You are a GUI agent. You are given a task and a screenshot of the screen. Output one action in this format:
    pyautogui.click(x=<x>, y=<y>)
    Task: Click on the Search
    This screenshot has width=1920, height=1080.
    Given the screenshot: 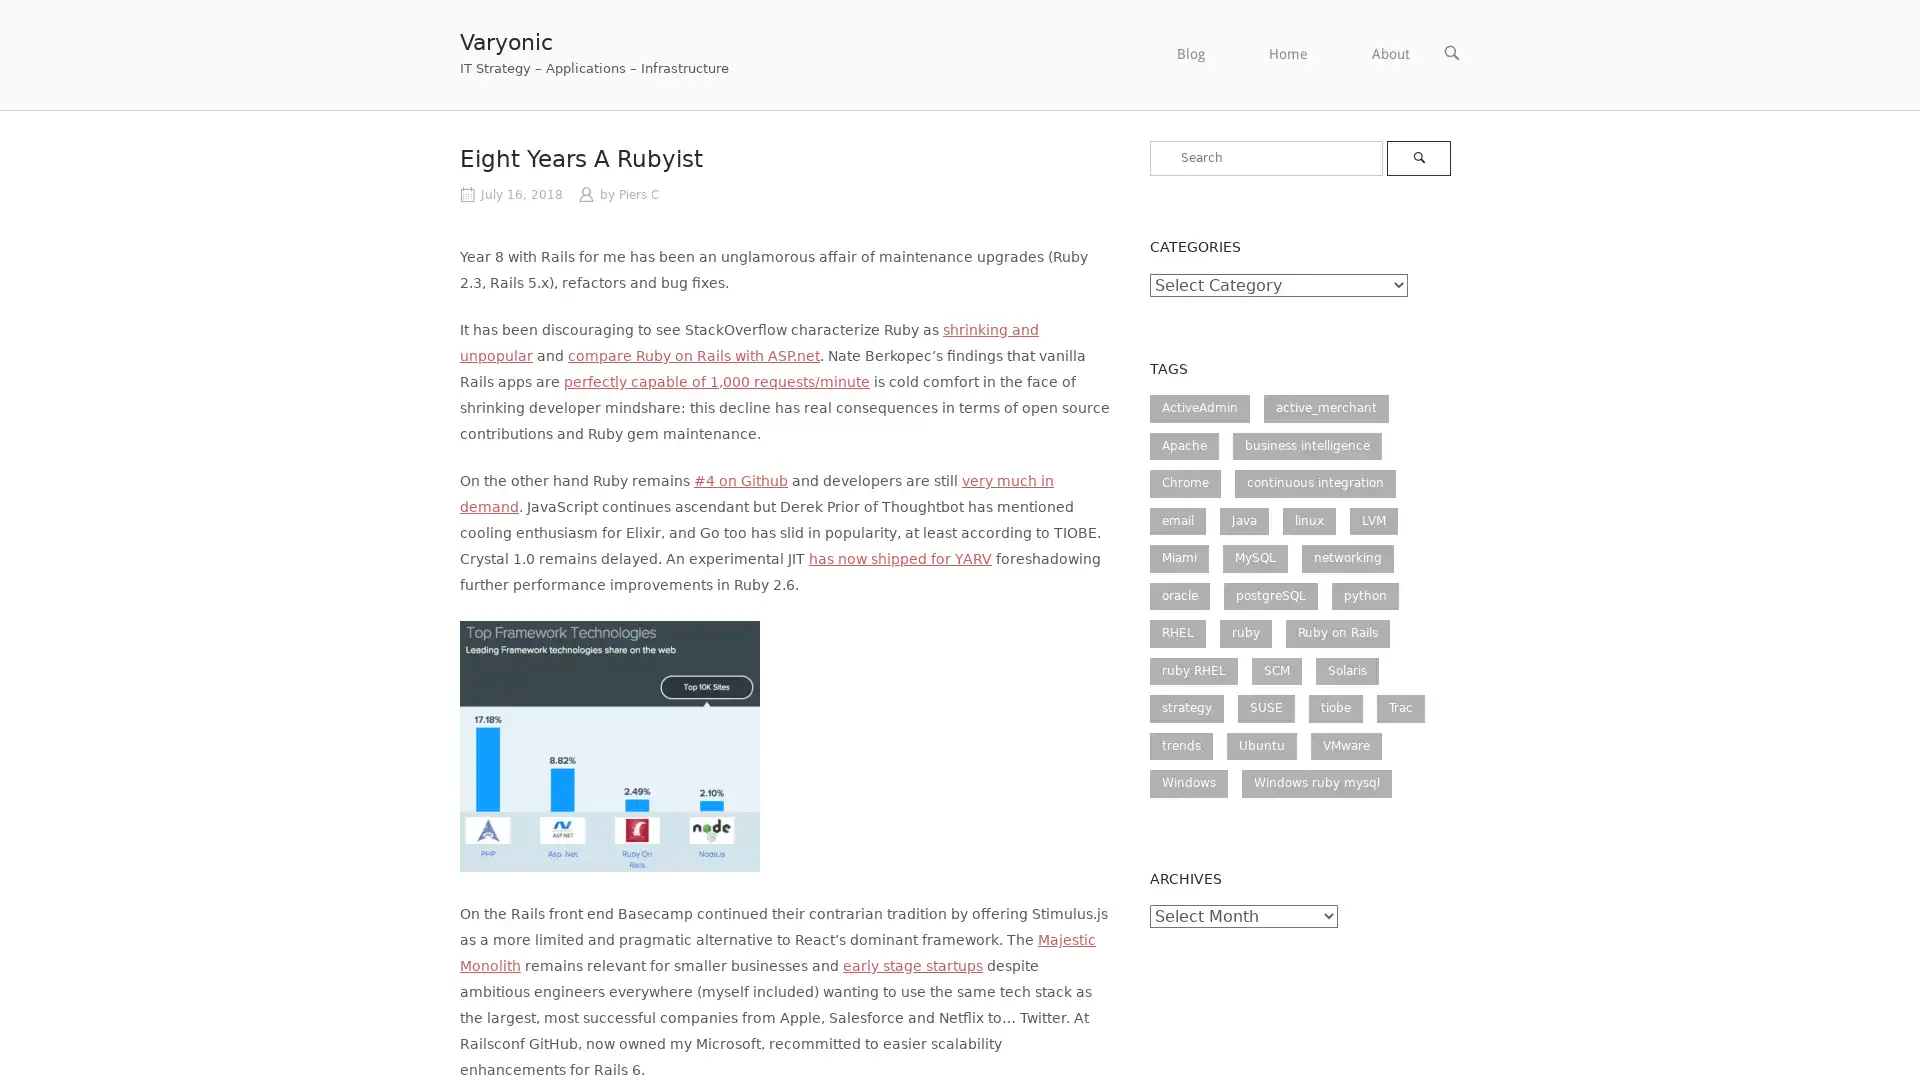 What is the action you would take?
    pyautogui.click(x=1416, y=157)
    